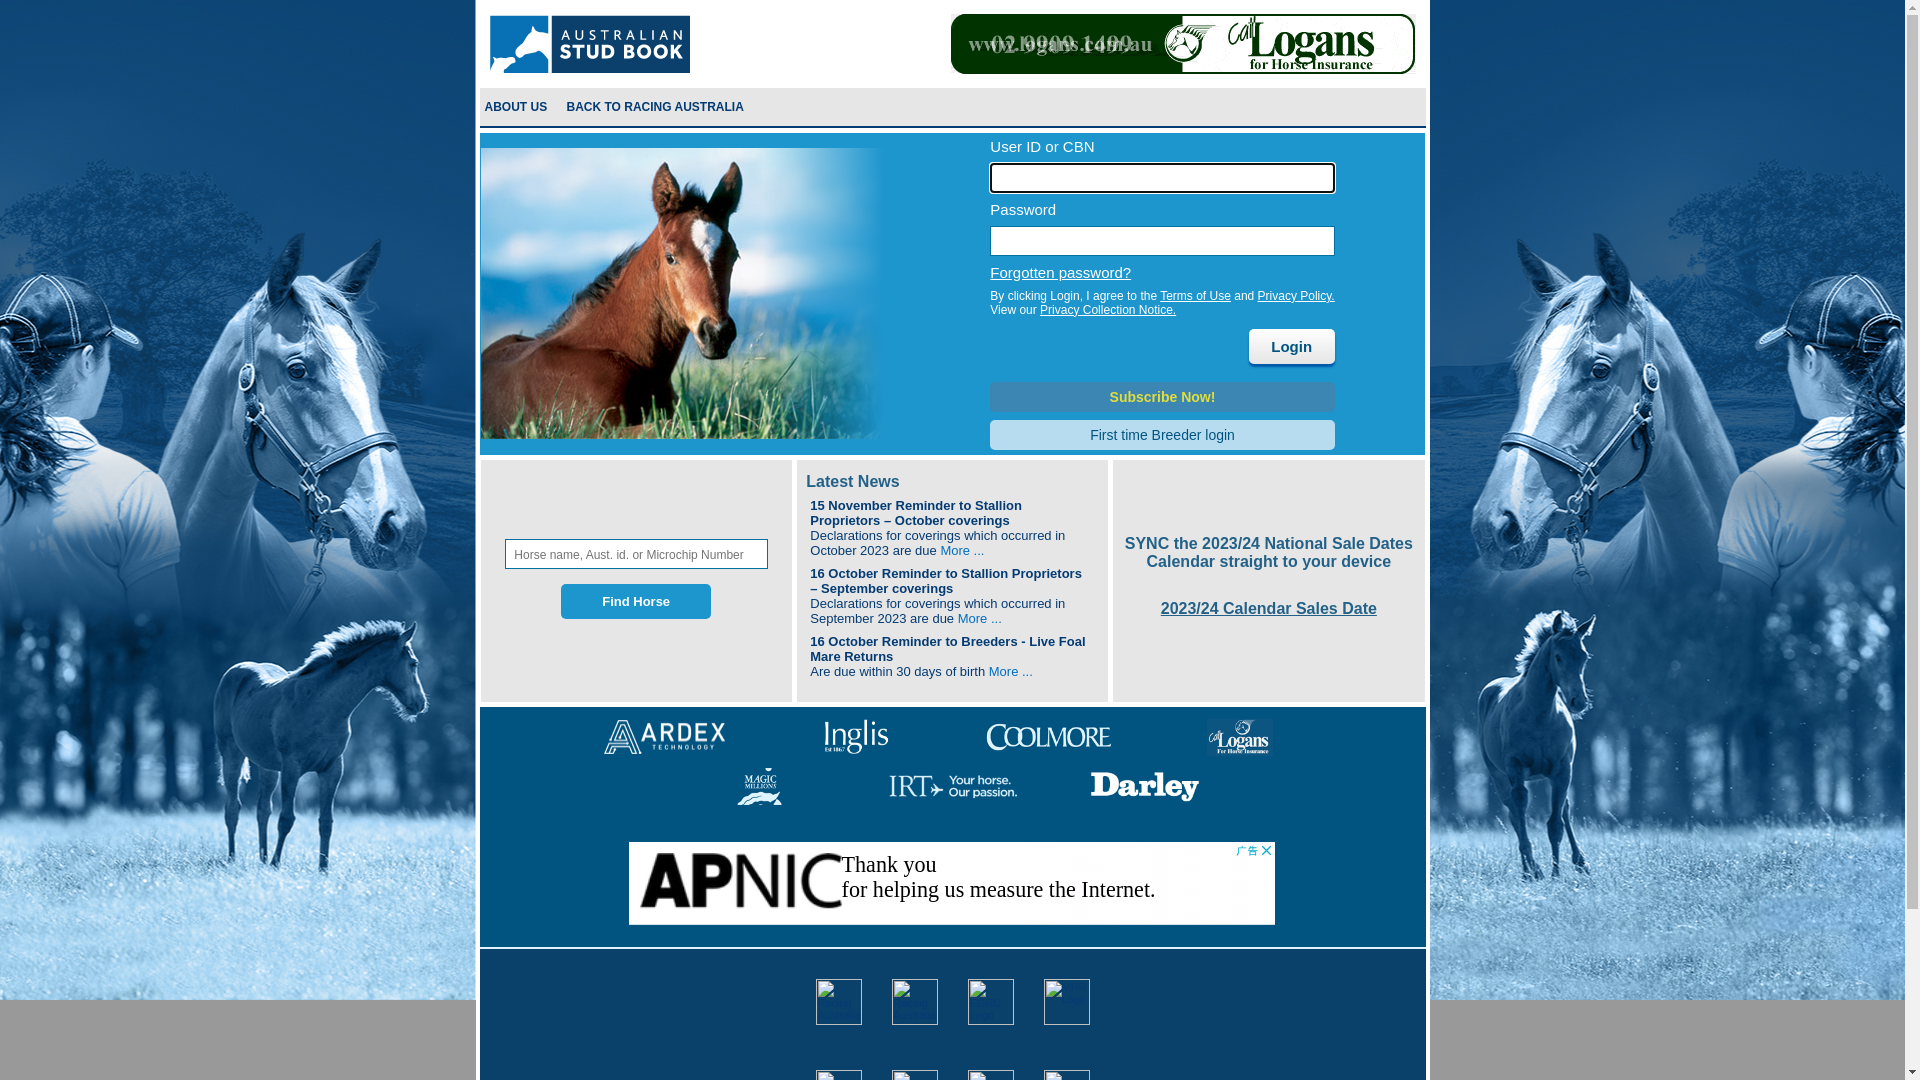 The width and height of the screenshot is (1920, 1080). Describe the element at coordinates (657, 107) in the screenshot. I see `'Back to Racing Australia'` at that location.